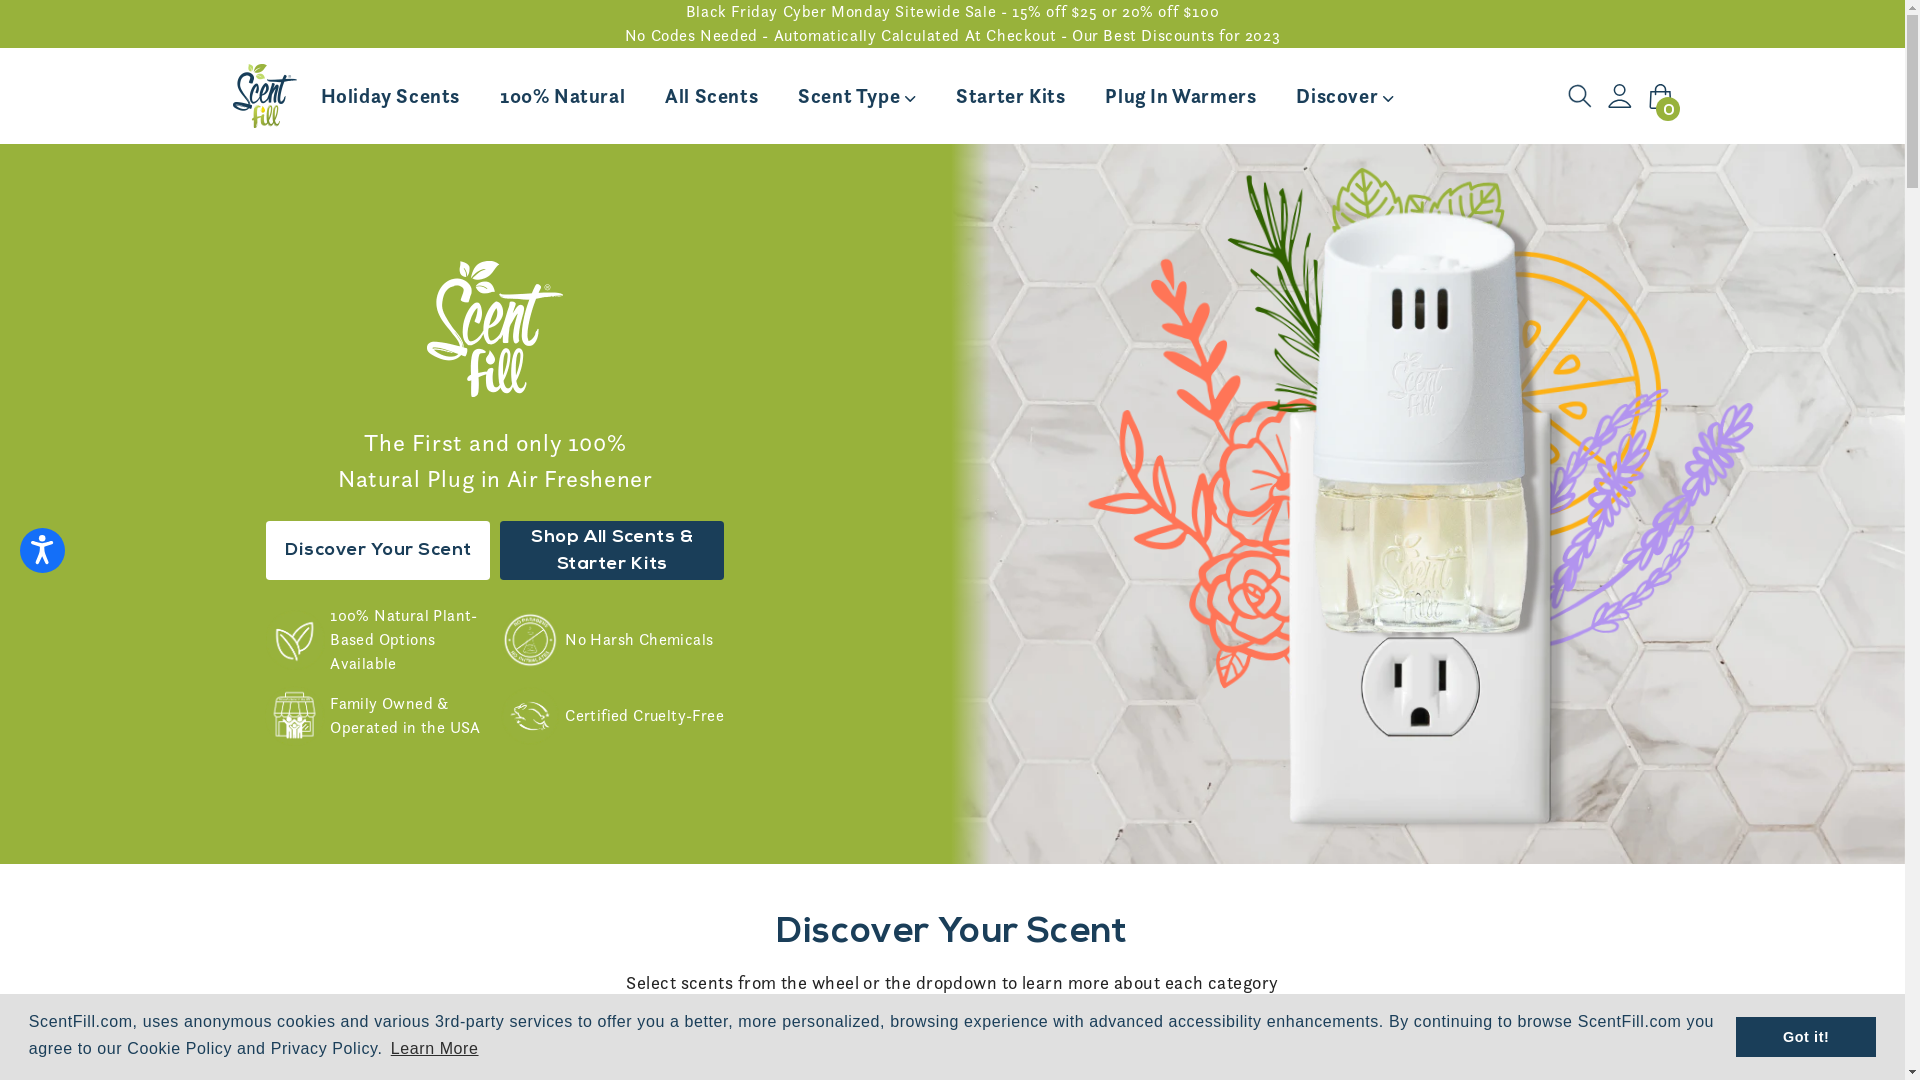 The image size is (1920, 1080). What do you see at coordinates (389, 96) in the screenshot?
I see `'Holiday Scents'` at bounding box center [389, 96].